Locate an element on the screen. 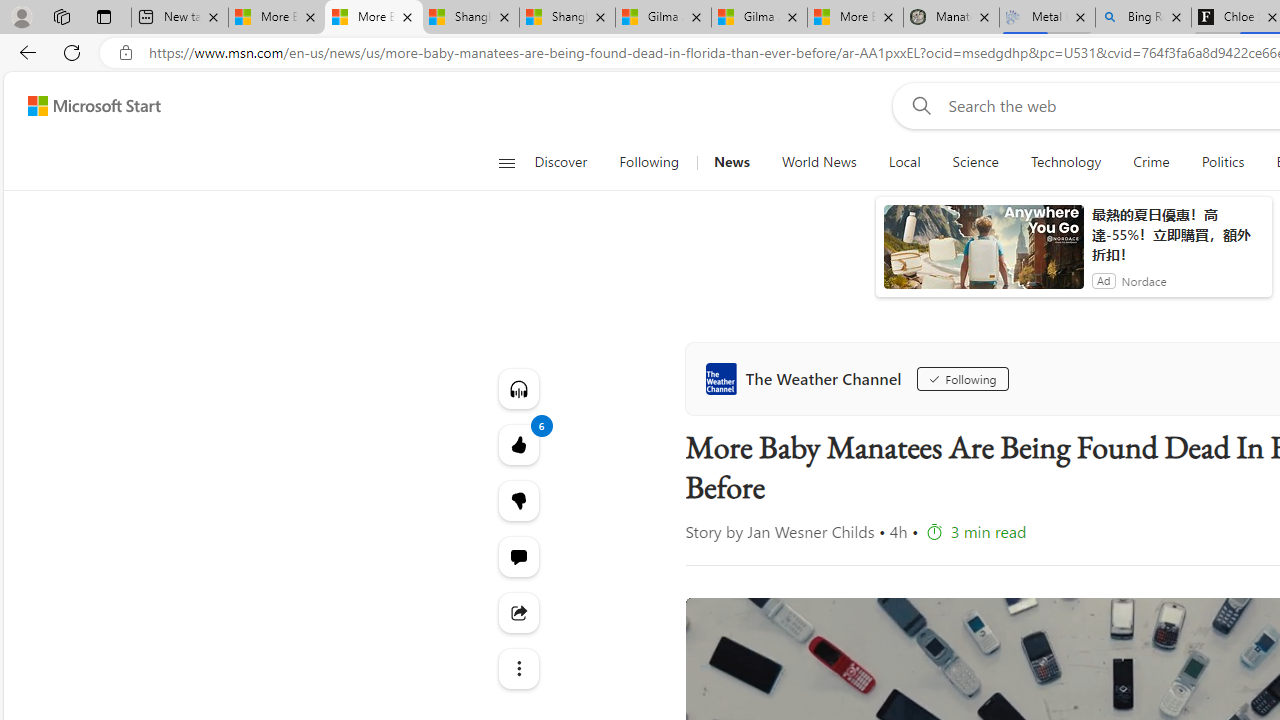  'Following' is located at coordinates (962, 379).